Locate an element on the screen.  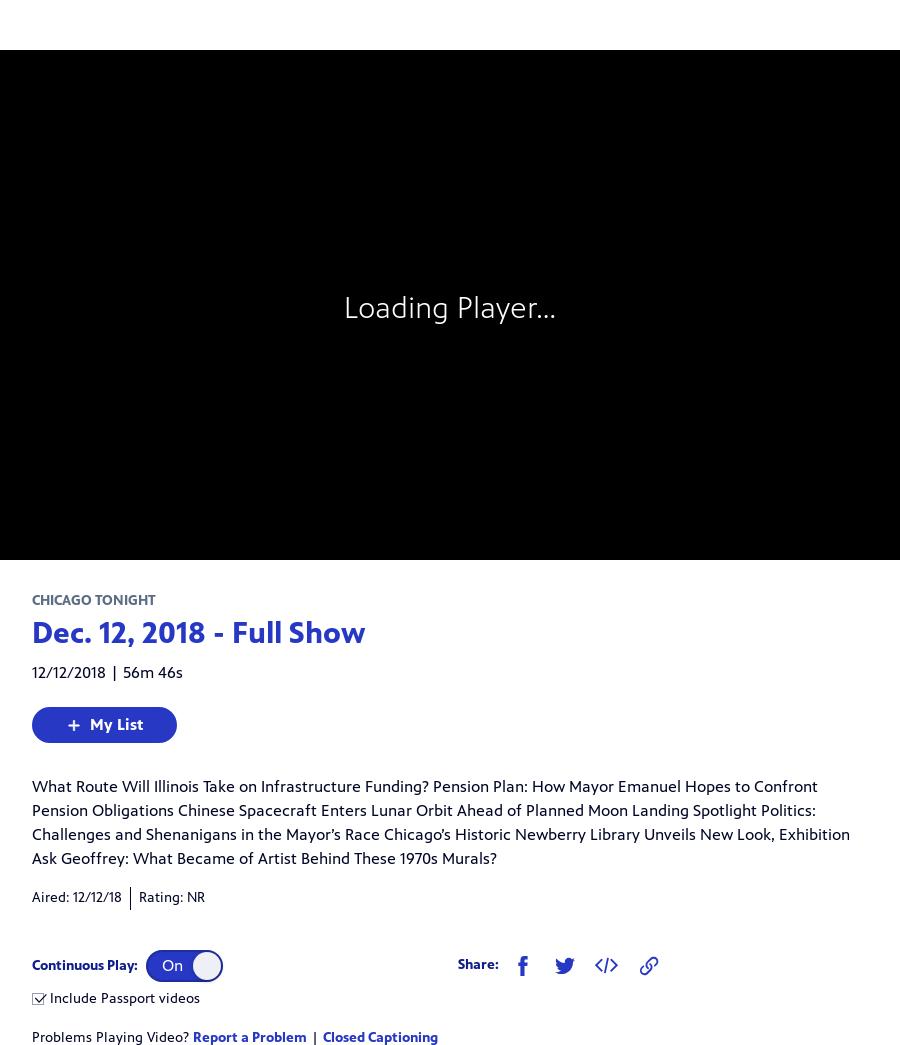
'As crime in Chicago and the surrounding communities is on the rise, WTTW News and Chicago Tonight launched a new reporting initiative – “A Safer City” – to dive deep into neighborhood crime, violence, and public safety throughout the summer months.' is located at coordinates (432, 607).